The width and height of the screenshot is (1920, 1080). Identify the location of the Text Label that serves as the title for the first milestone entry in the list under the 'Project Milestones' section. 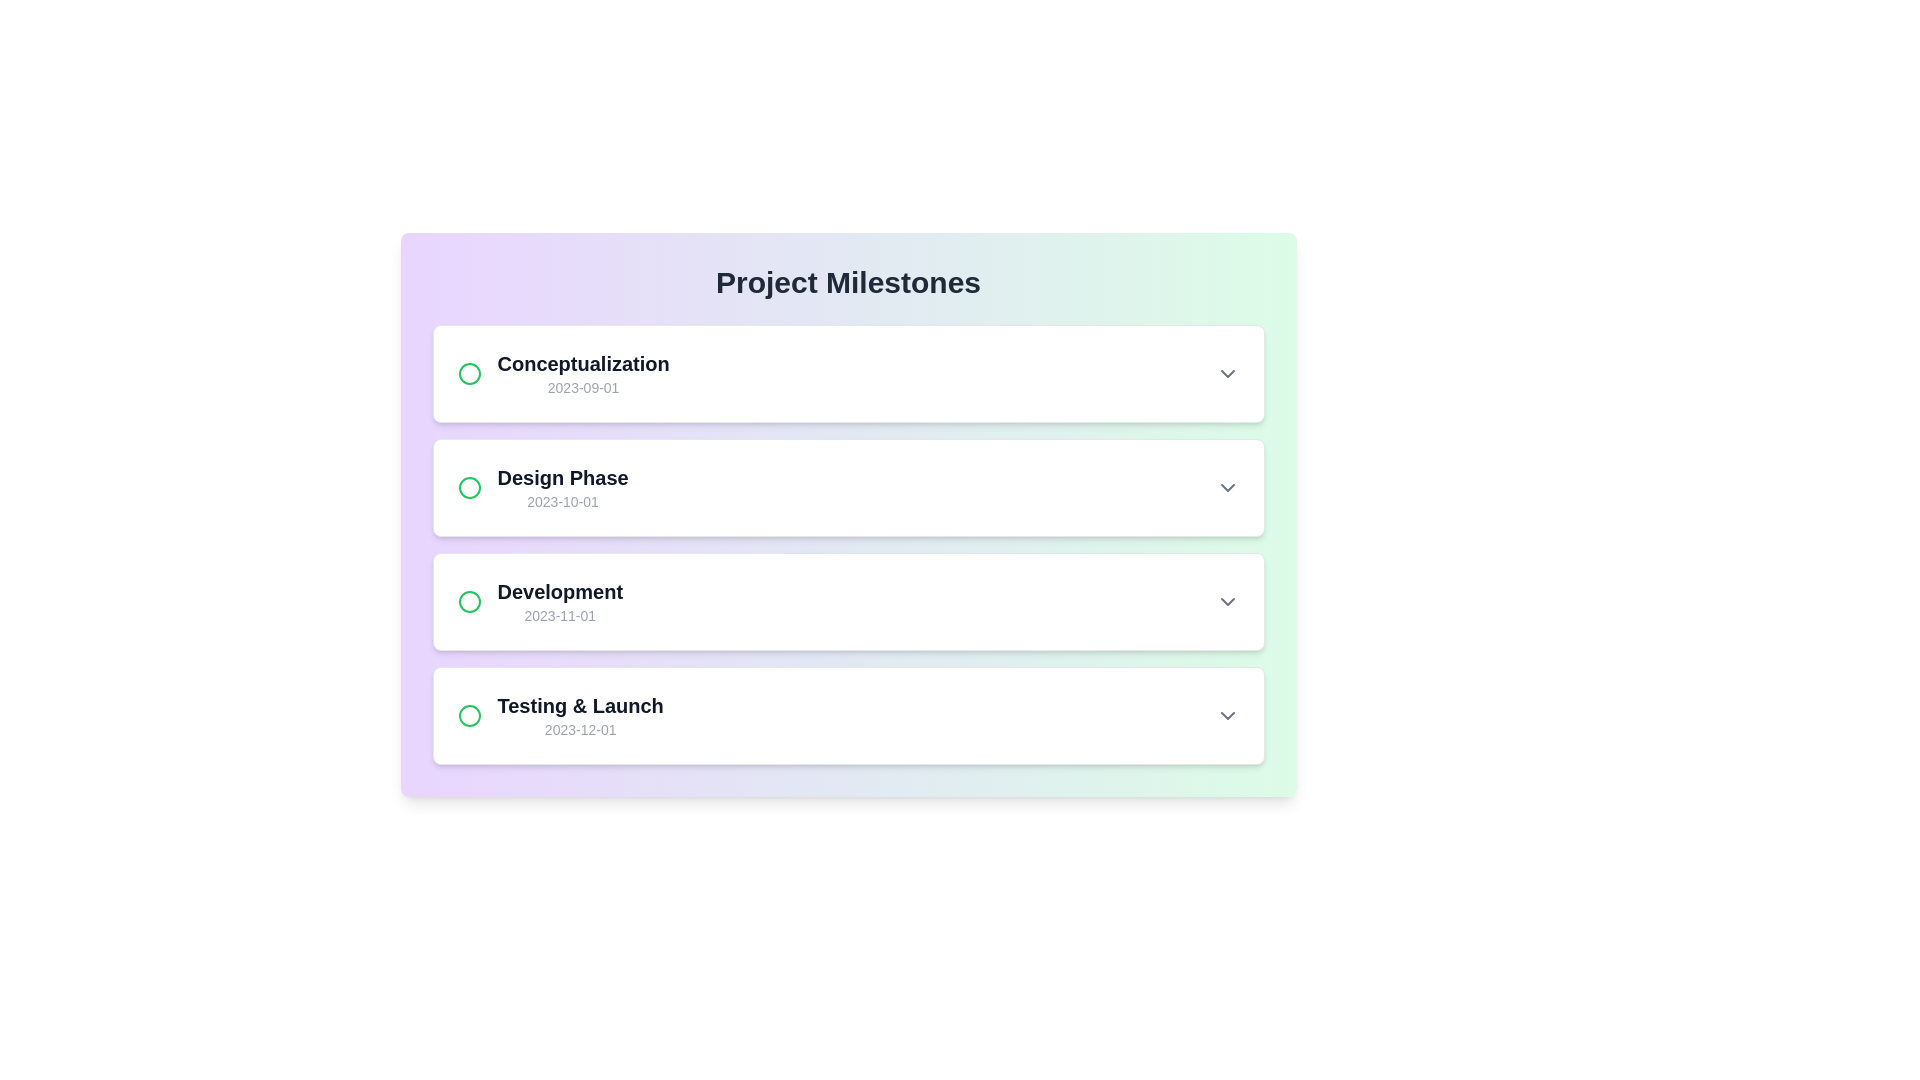
(582, 363).